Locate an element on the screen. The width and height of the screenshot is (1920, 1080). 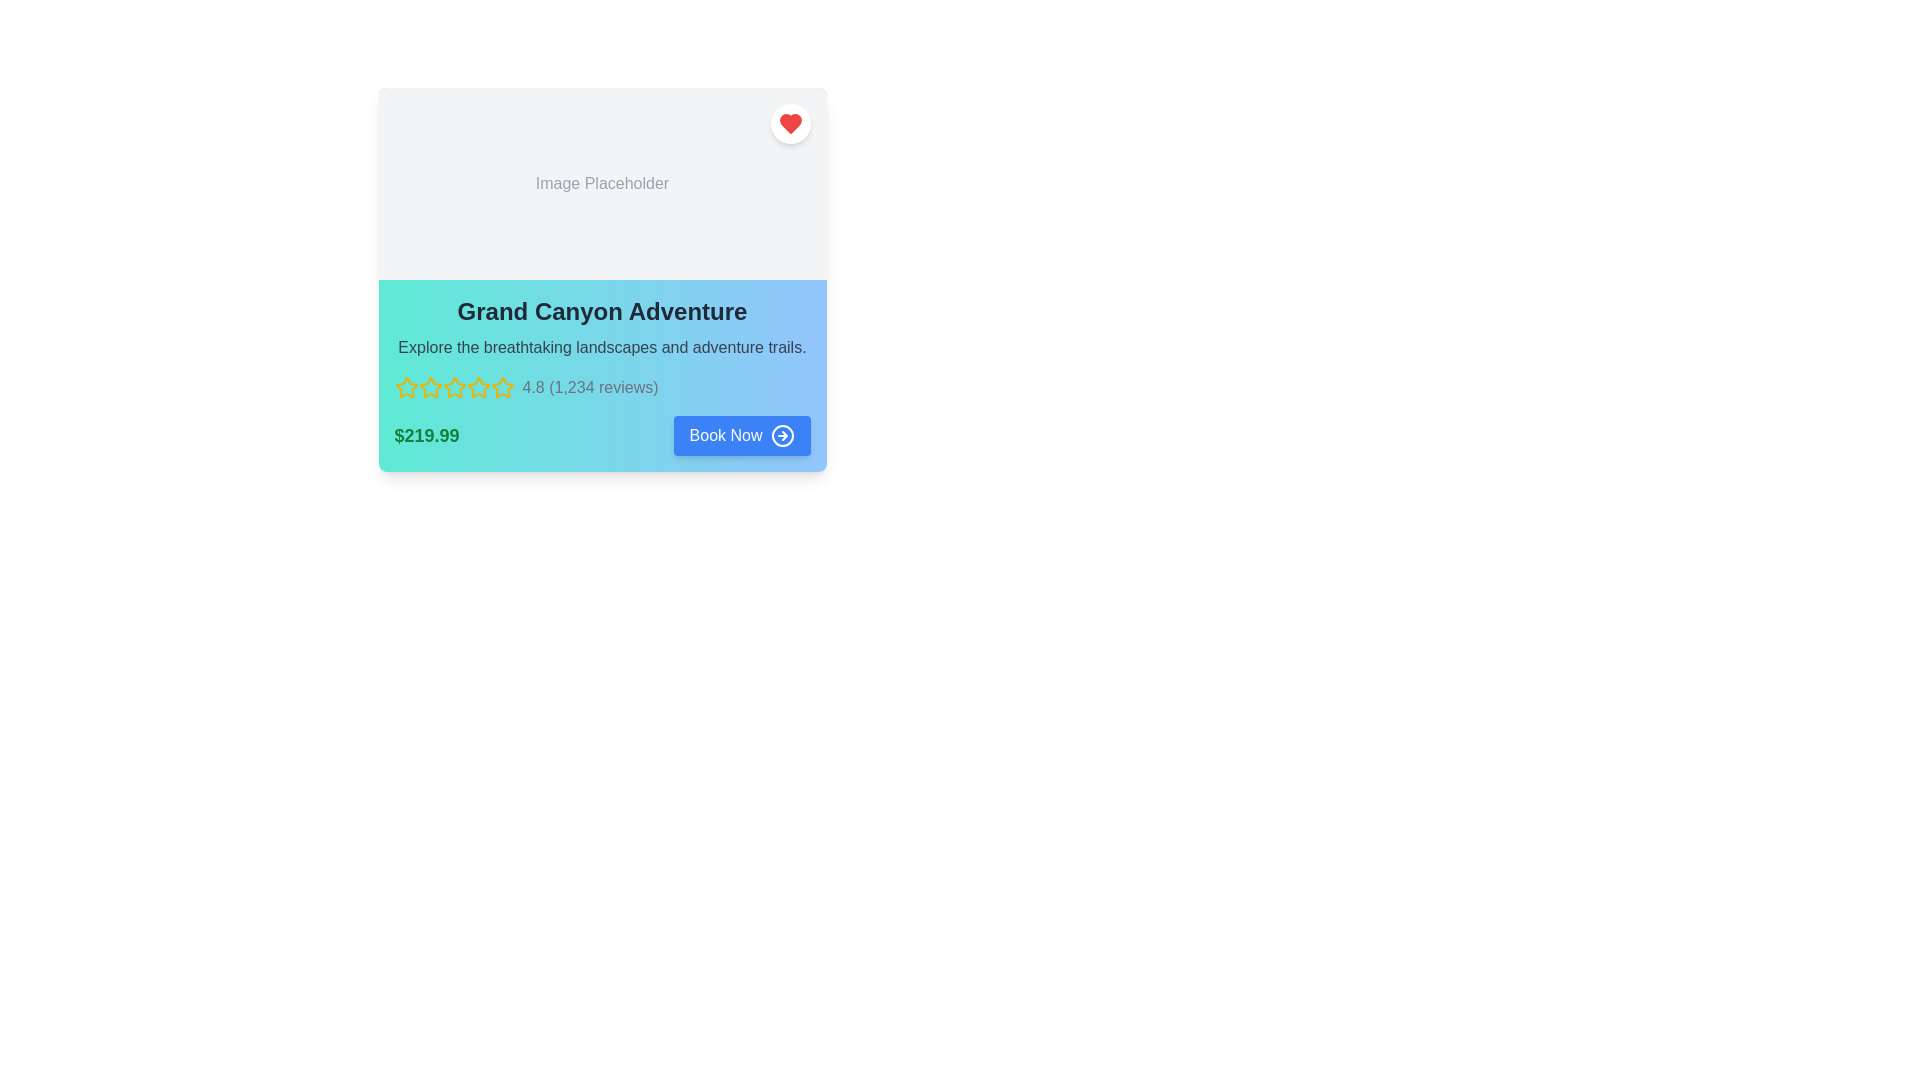
the fourth star-shaped icon in the star rating system, which visually communicates a rating value is located at coordinates (453, 388).